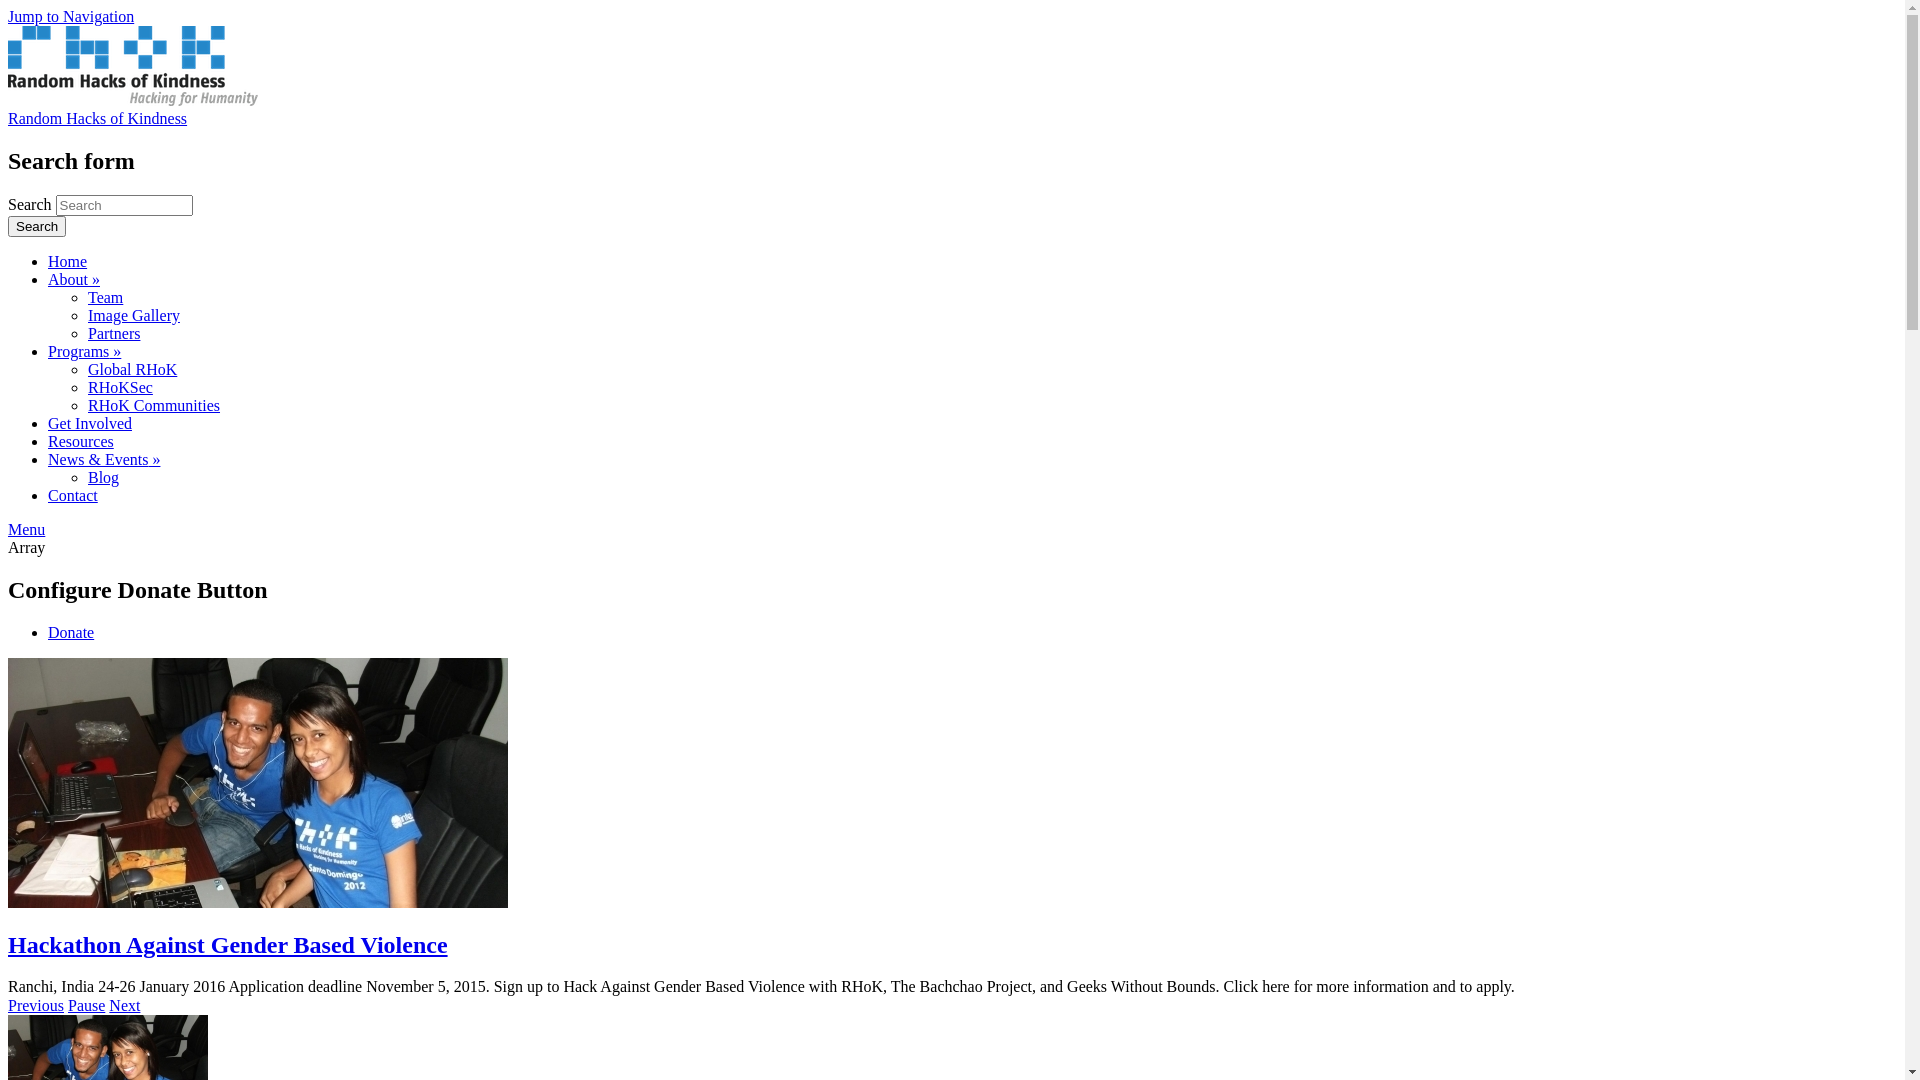  Describe the element at coordinates (228, 945) in the screenshot. I see `'Hackathon Against Gender Based Violence'` at that location.